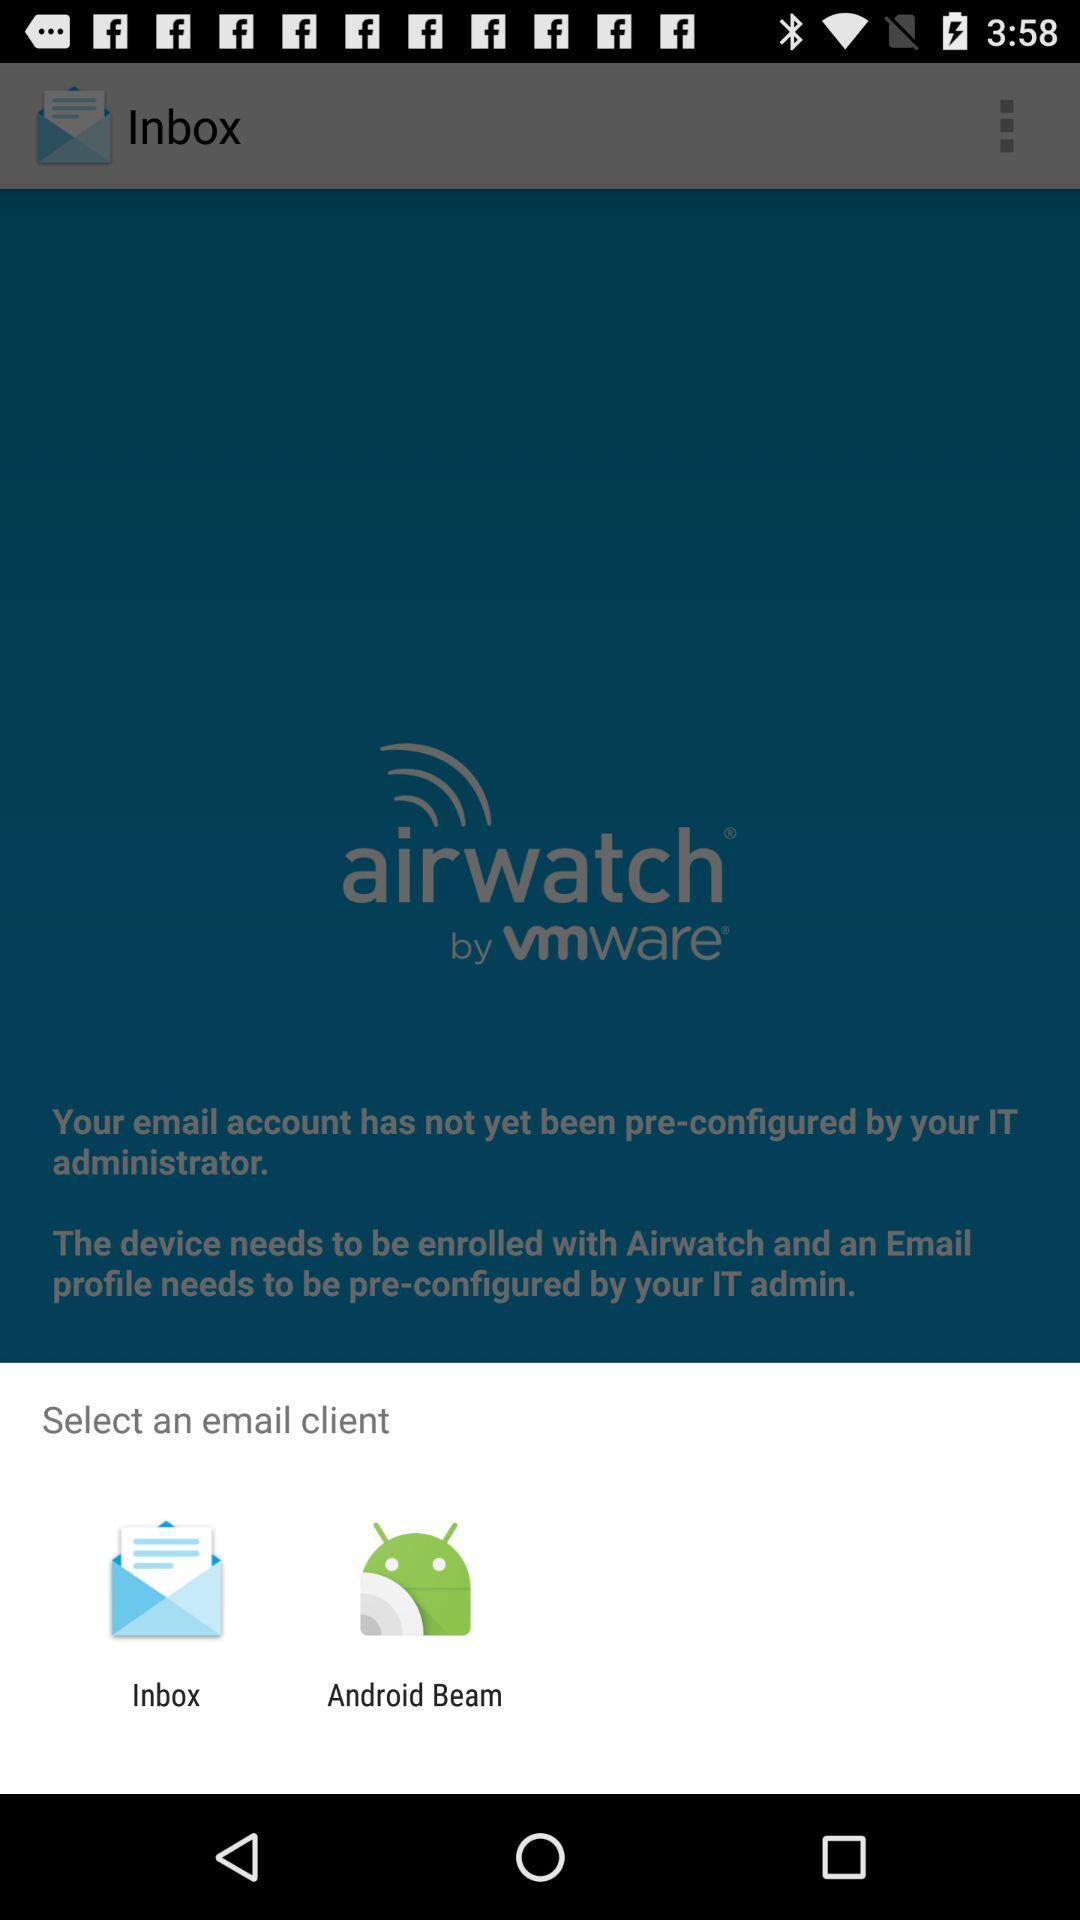  What do you see at coordinates (165, 1711) in the screenshot?
I see `icon to the left of the android beam item` at bounding box center [165, 1711].